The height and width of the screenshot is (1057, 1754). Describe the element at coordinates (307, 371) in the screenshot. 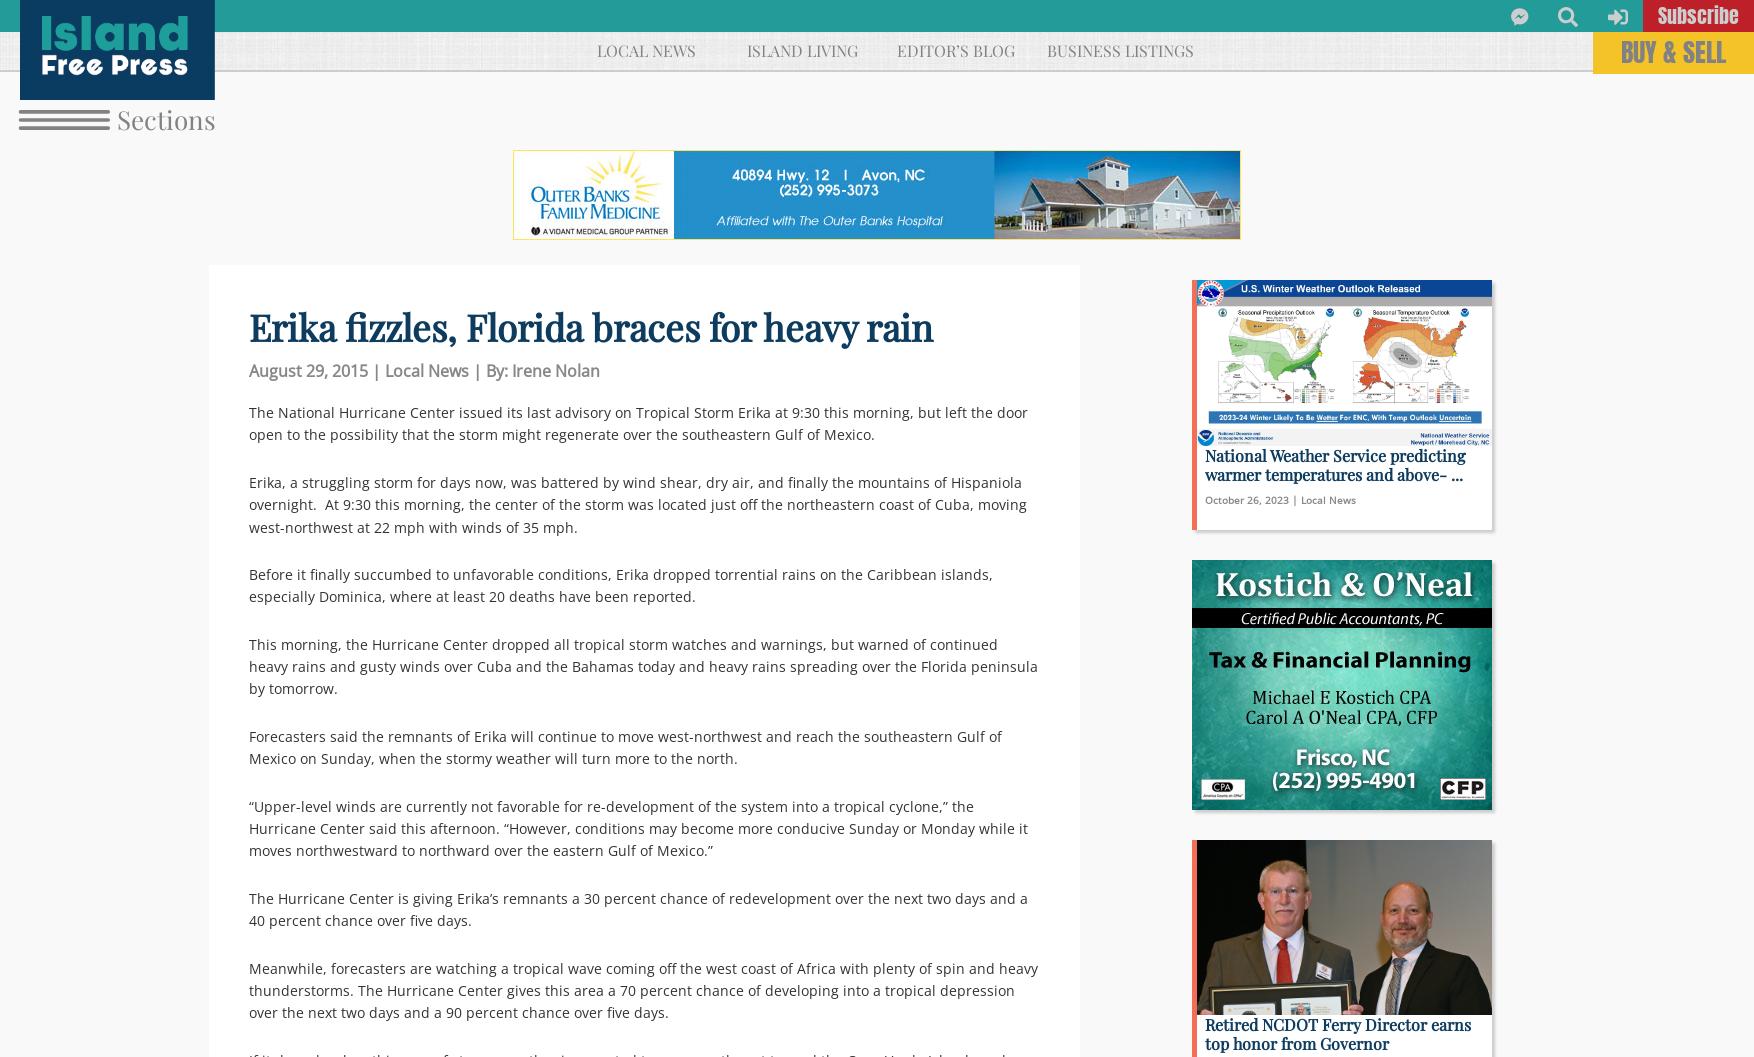

I see `'August 29, 2015'` at that location.